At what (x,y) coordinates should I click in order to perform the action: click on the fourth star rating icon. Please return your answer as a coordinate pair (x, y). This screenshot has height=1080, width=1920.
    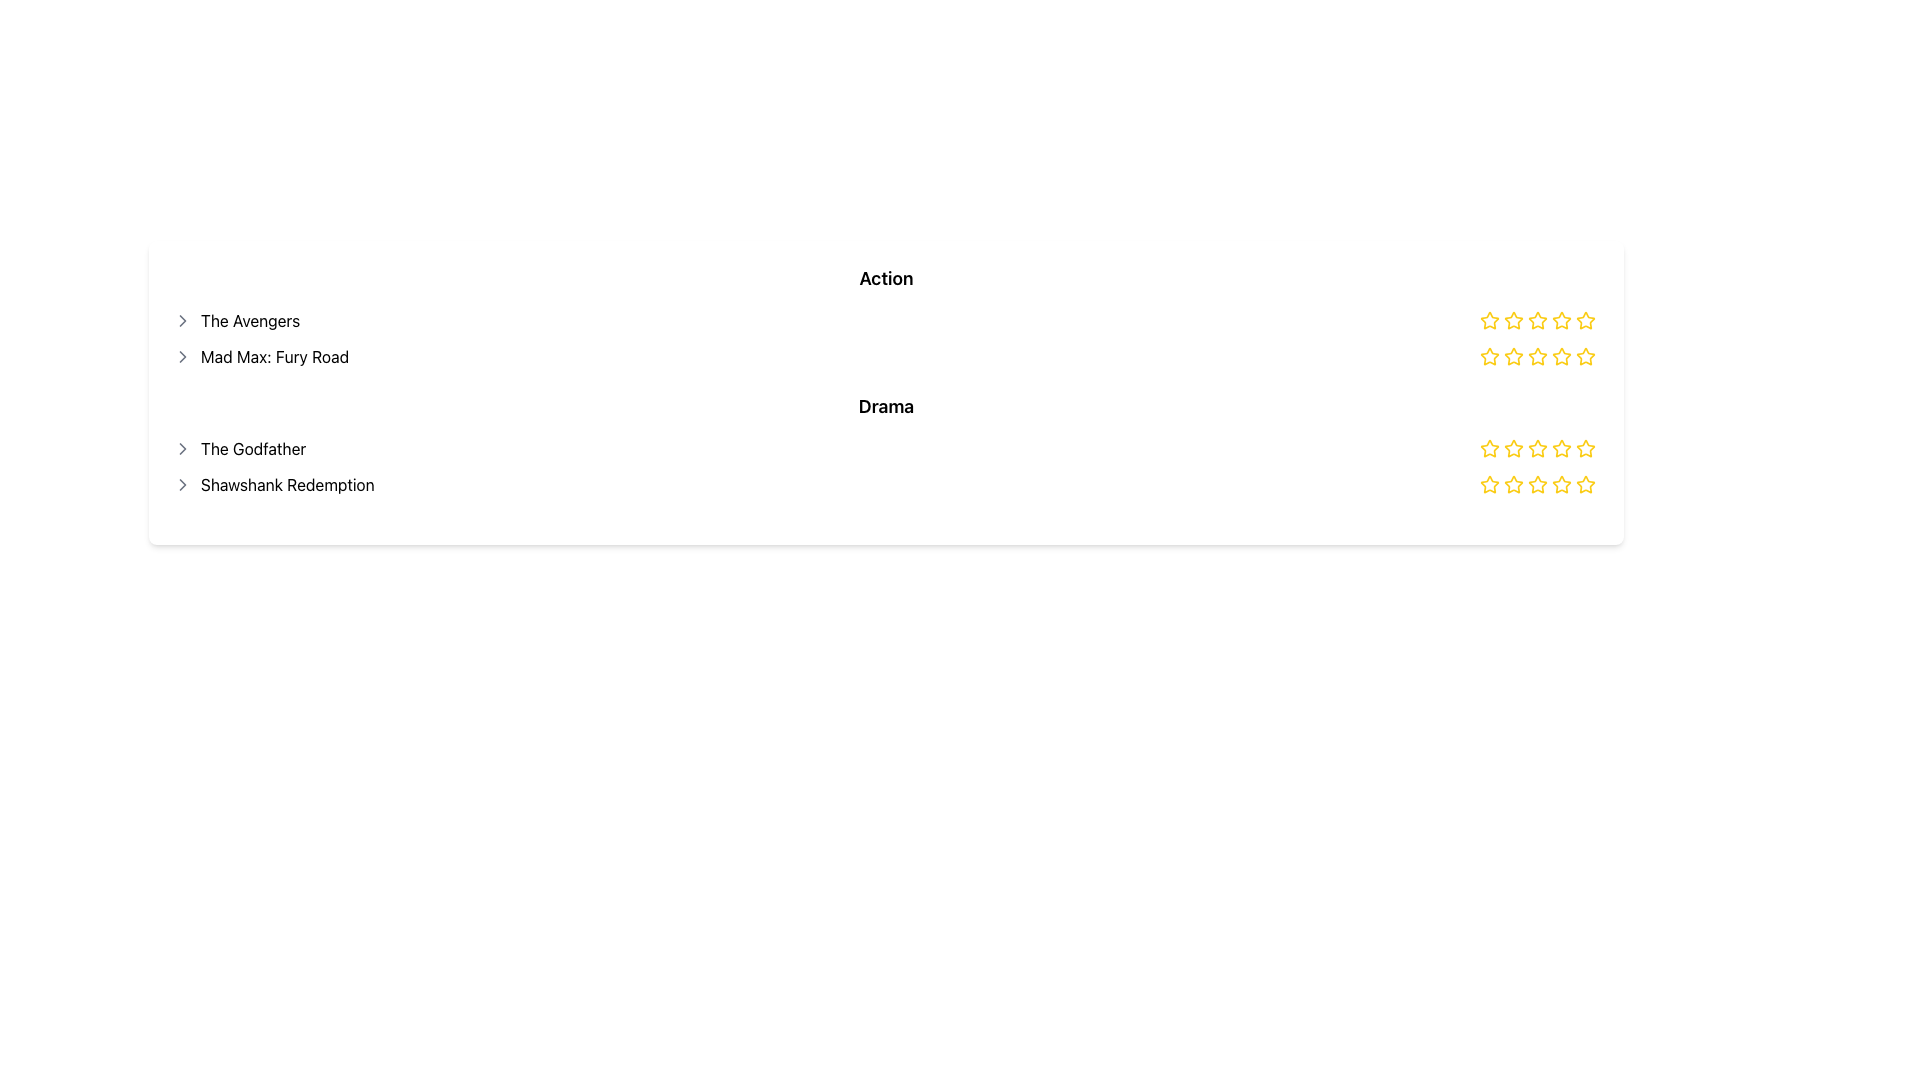
    Looking at the image, I should click on (1536, 485).